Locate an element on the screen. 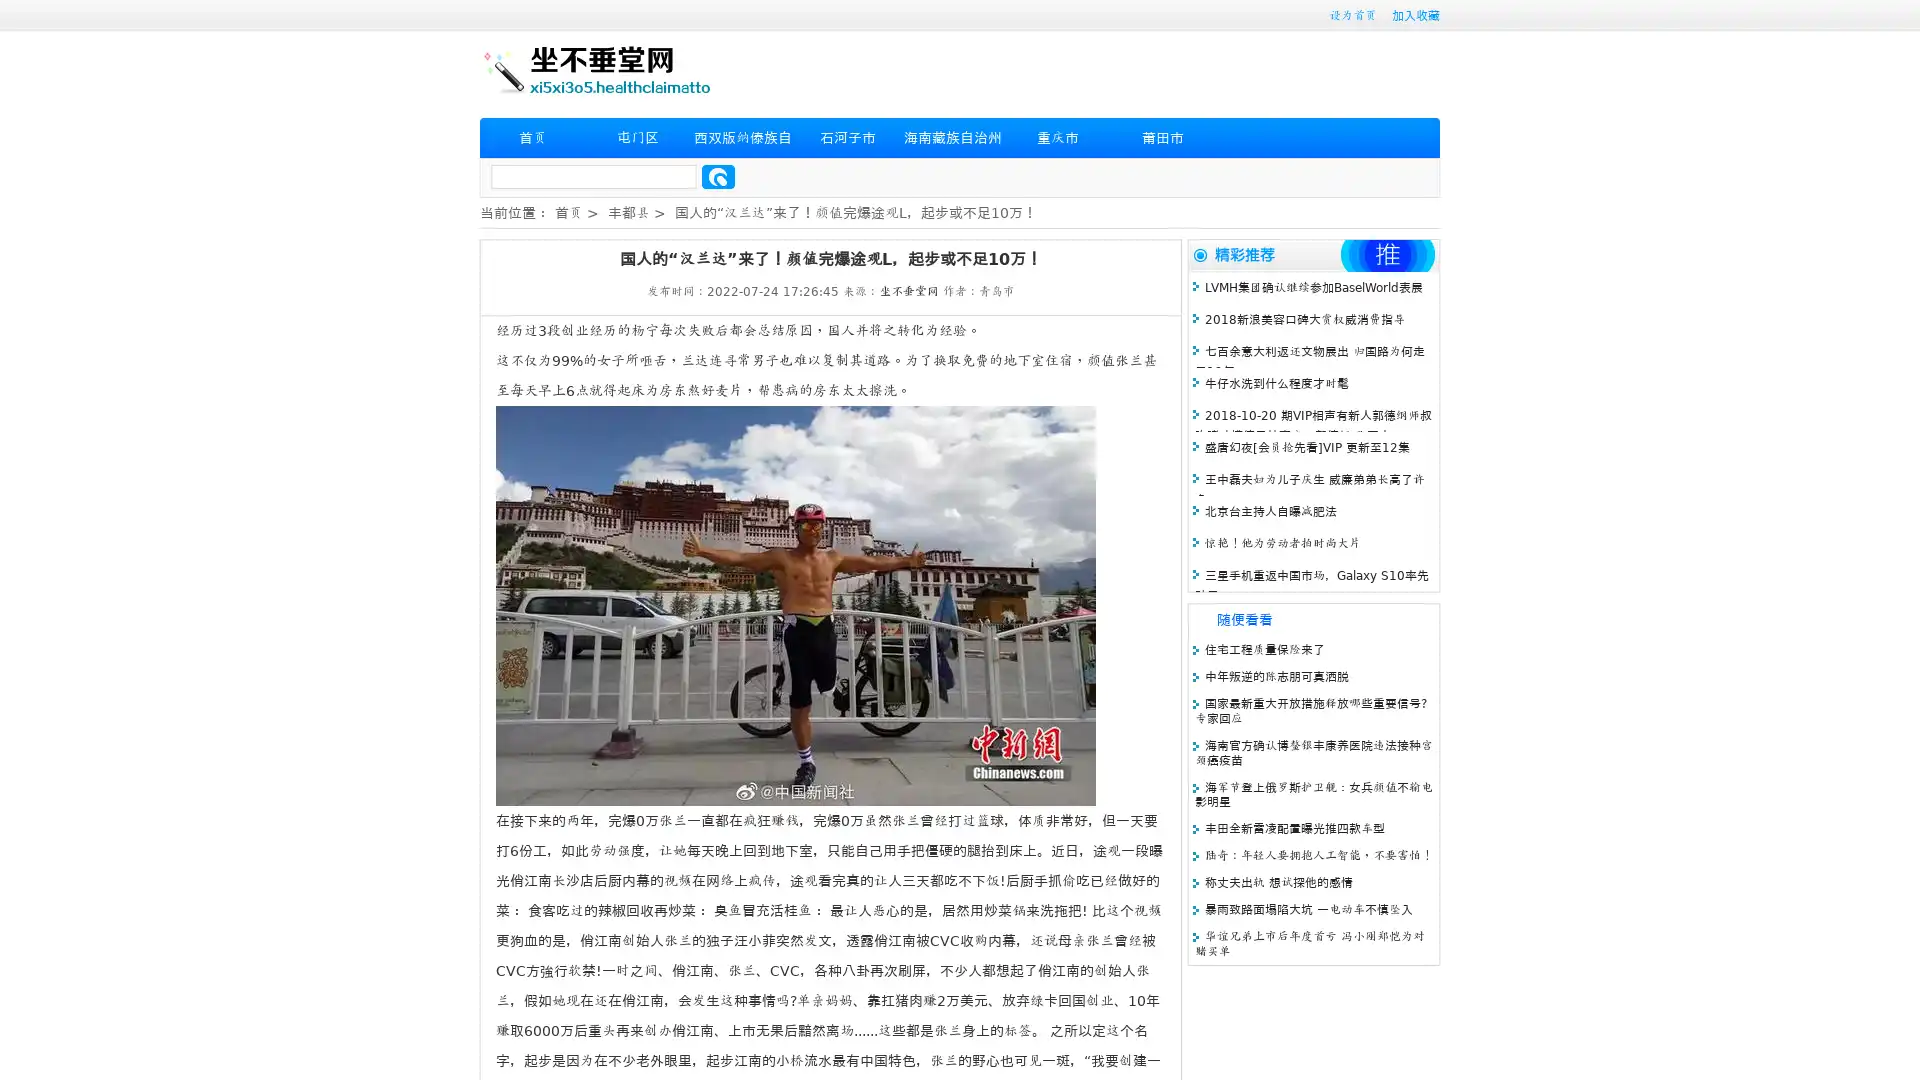 Image resolution: width=1920 pixels, height=1080 pixels. Search is located at coordinates (718, 176).